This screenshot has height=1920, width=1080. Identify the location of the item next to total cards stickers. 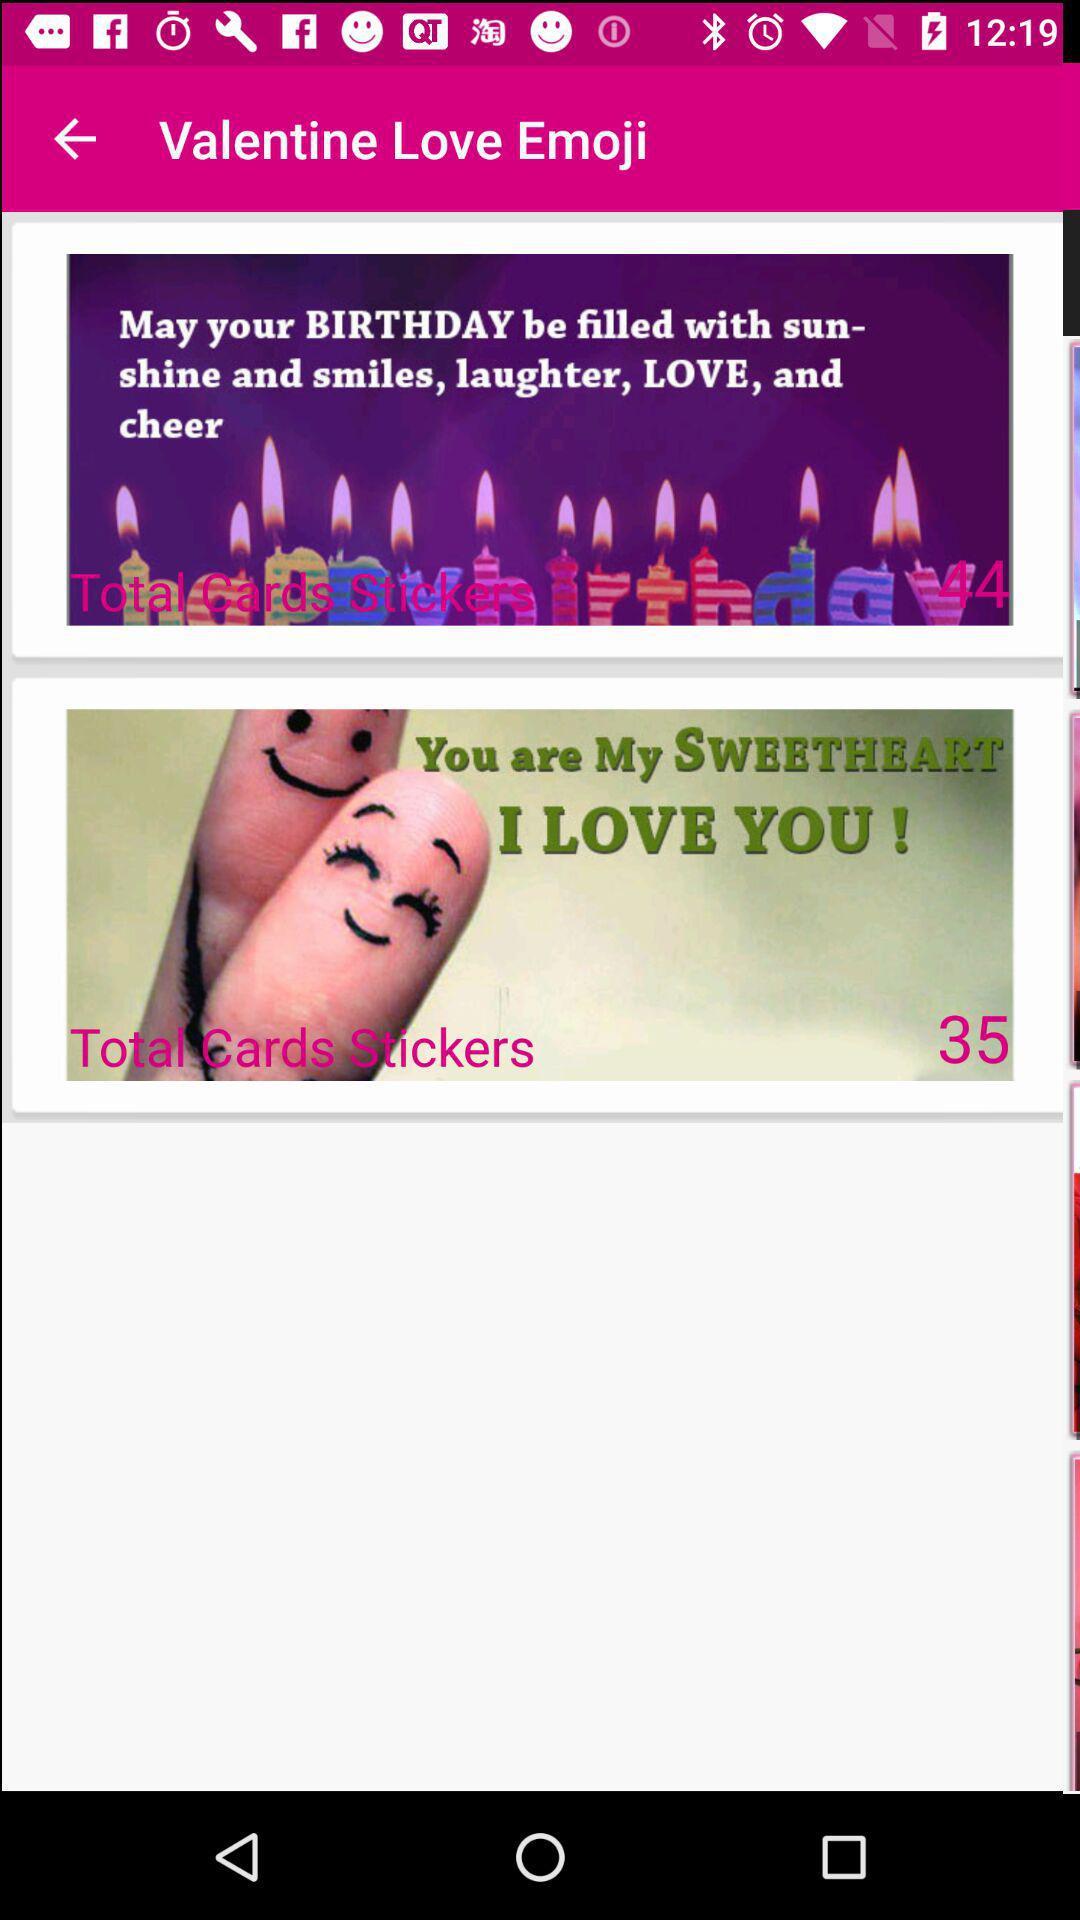
(974, 1037).